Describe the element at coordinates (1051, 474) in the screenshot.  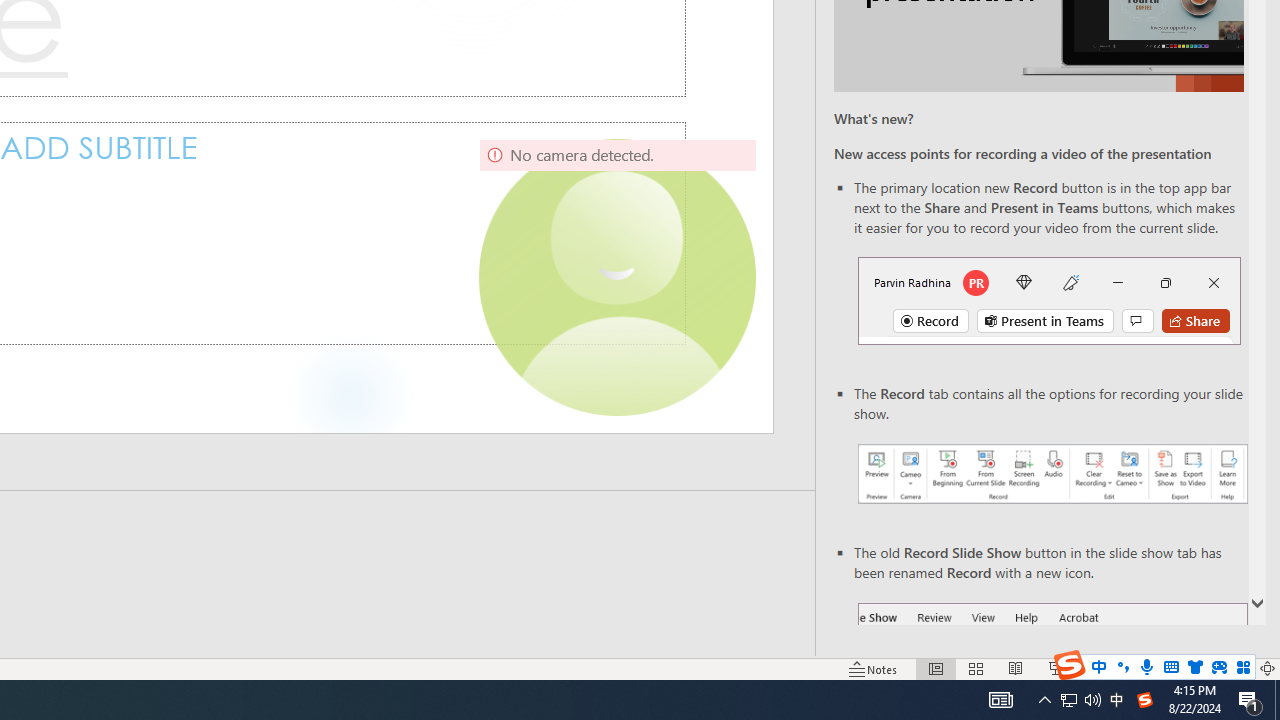
I see `'Record your presentations screenshot one'` at that location.